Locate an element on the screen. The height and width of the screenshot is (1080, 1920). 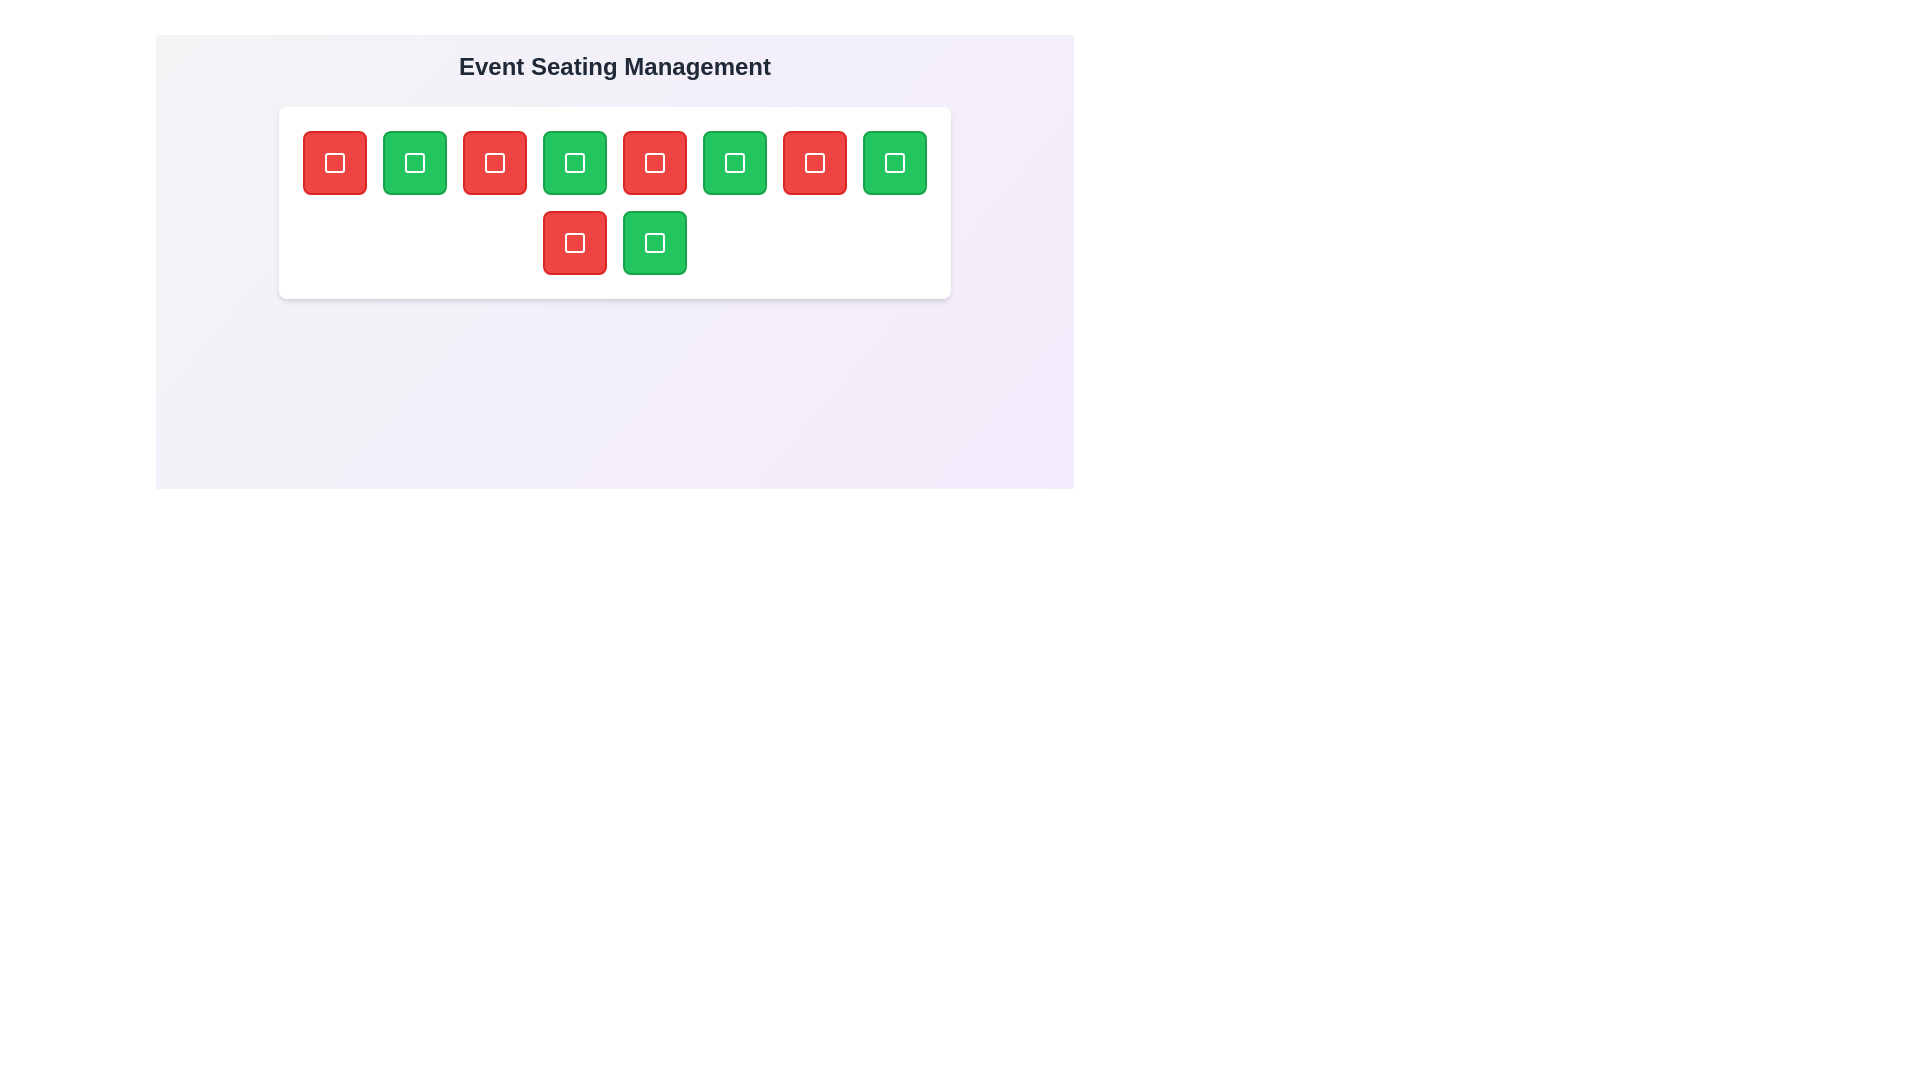
the green icon representing an available seating option is located at coordinates (574, 161).